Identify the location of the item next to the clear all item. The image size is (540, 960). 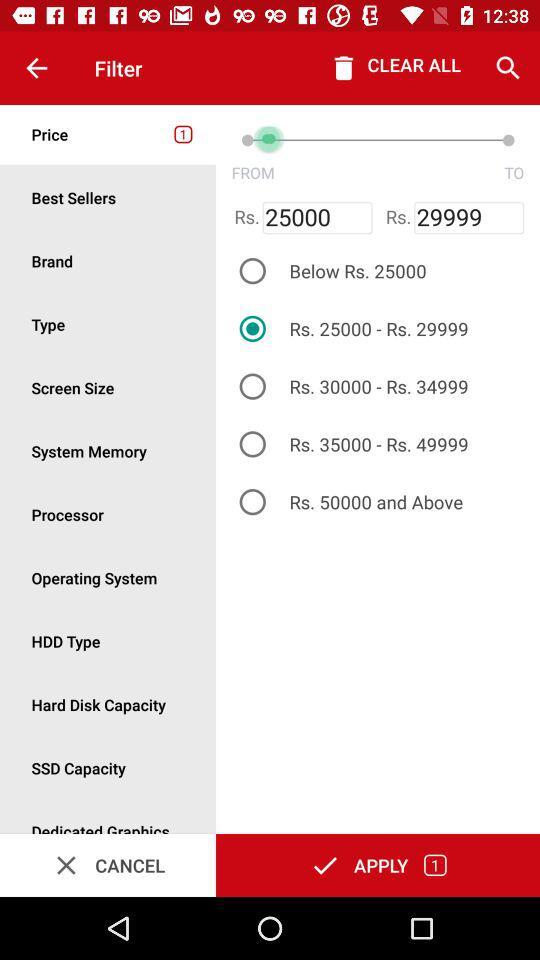
(508, 68).